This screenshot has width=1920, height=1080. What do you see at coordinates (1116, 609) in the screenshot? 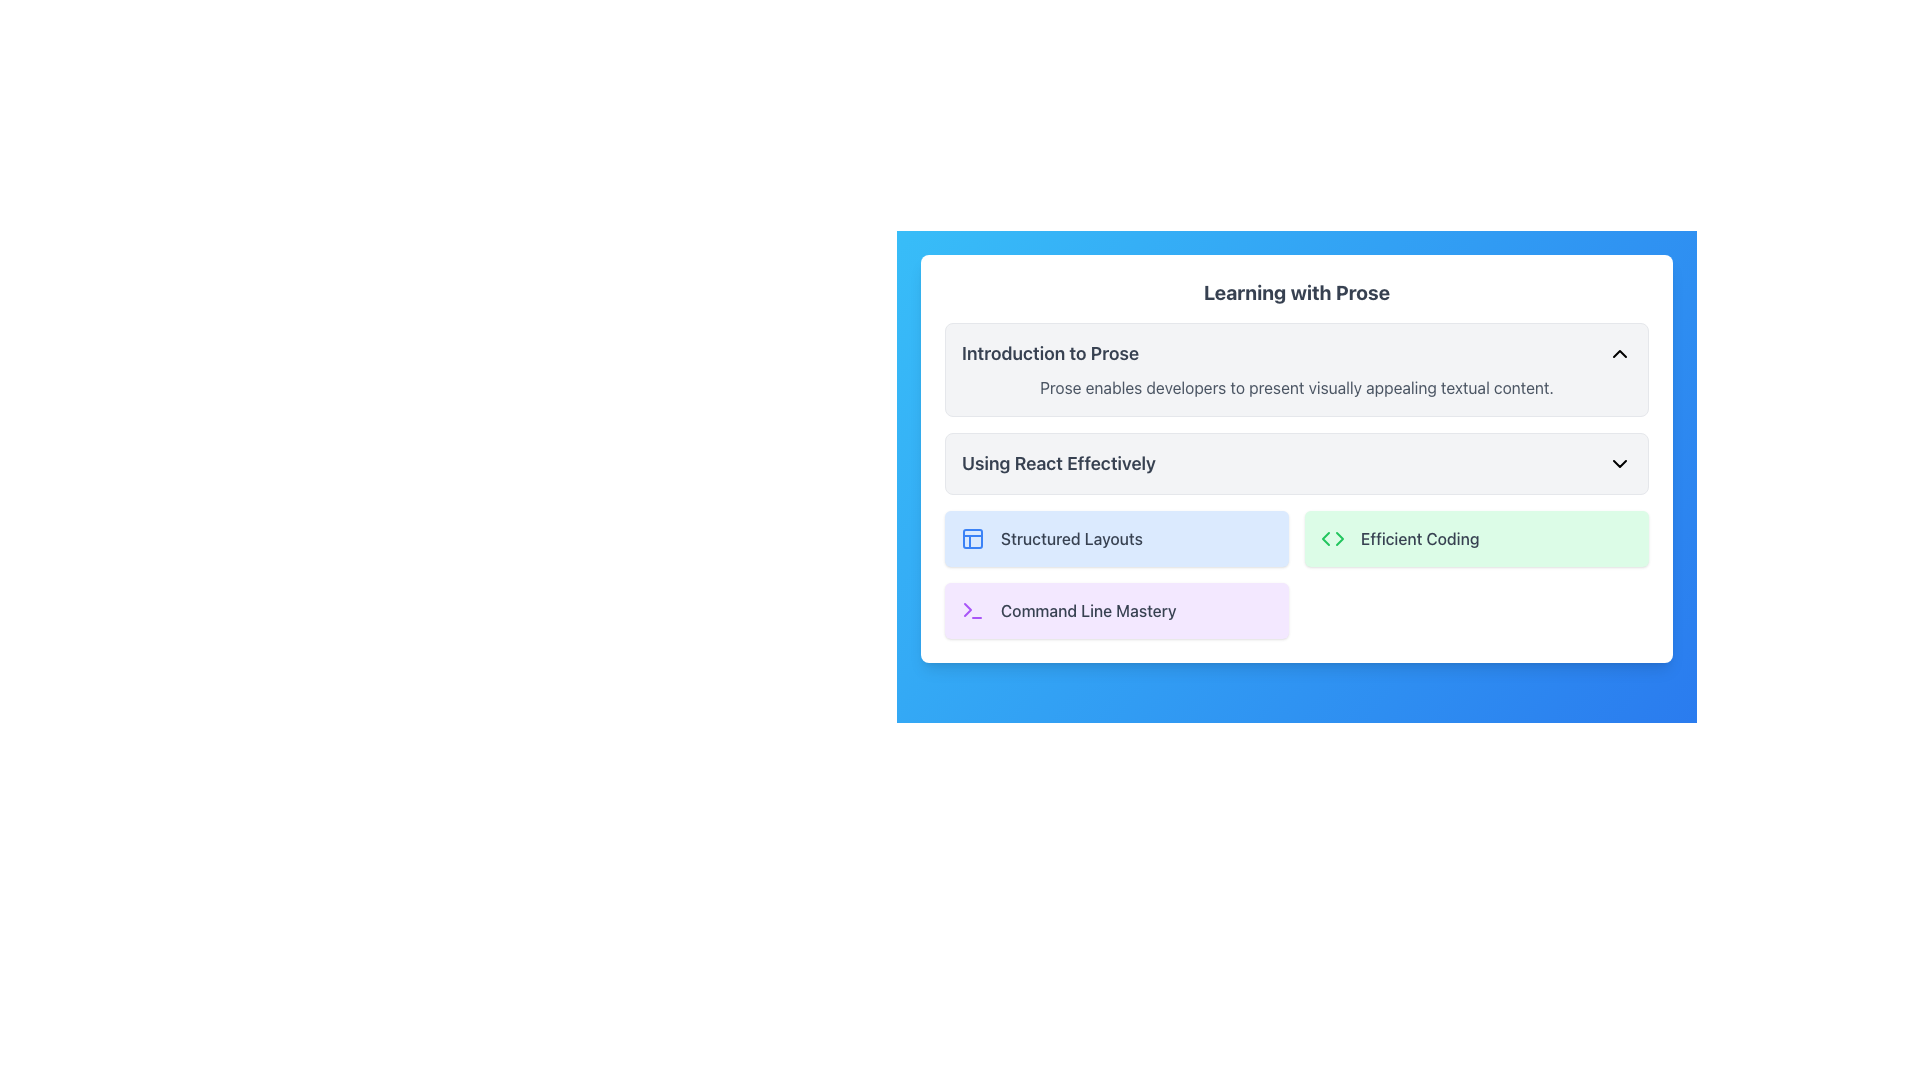
I see `the informational card labeled 'Command Line Mastery' located in the lower-left section of the grid` at bounding box center [1116, 609].